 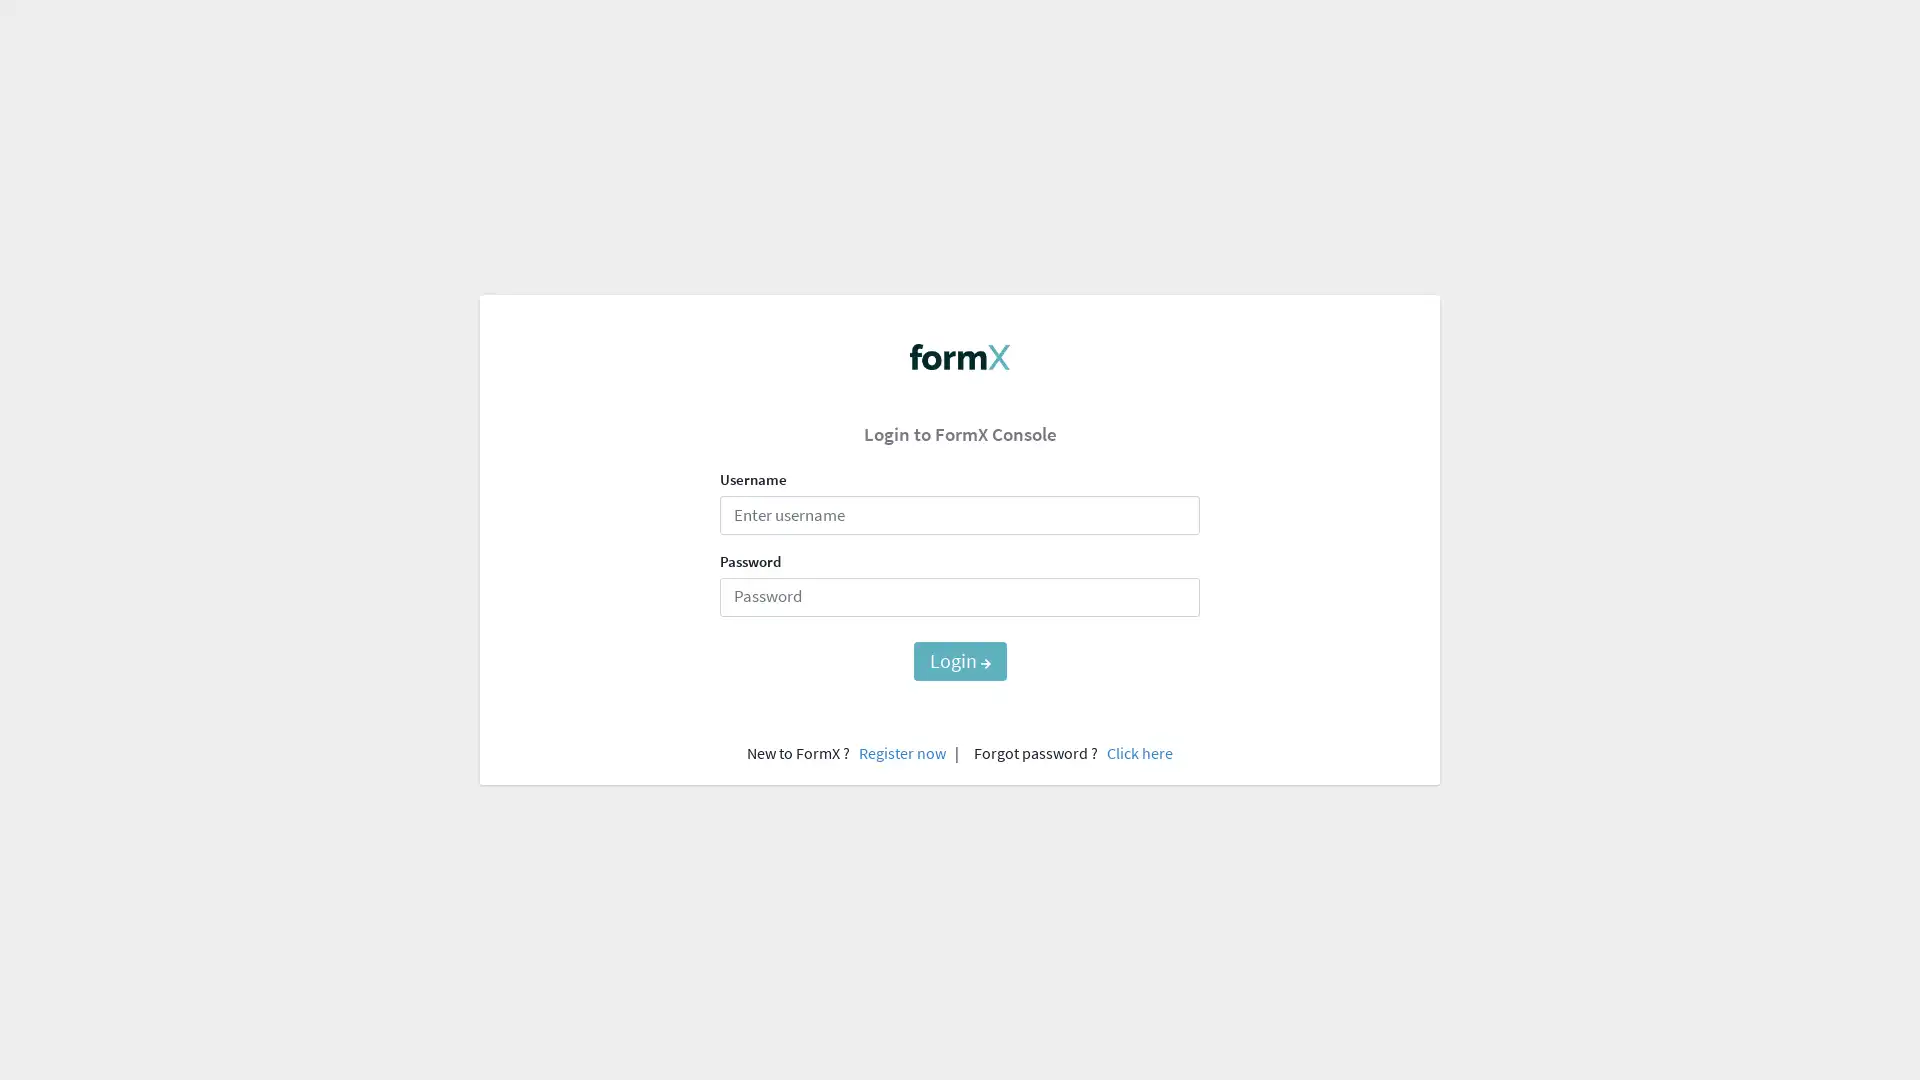 What do you see at coordinates (958, 660) in the screenshot?
I see `Login` at bounding box center [958, 660].